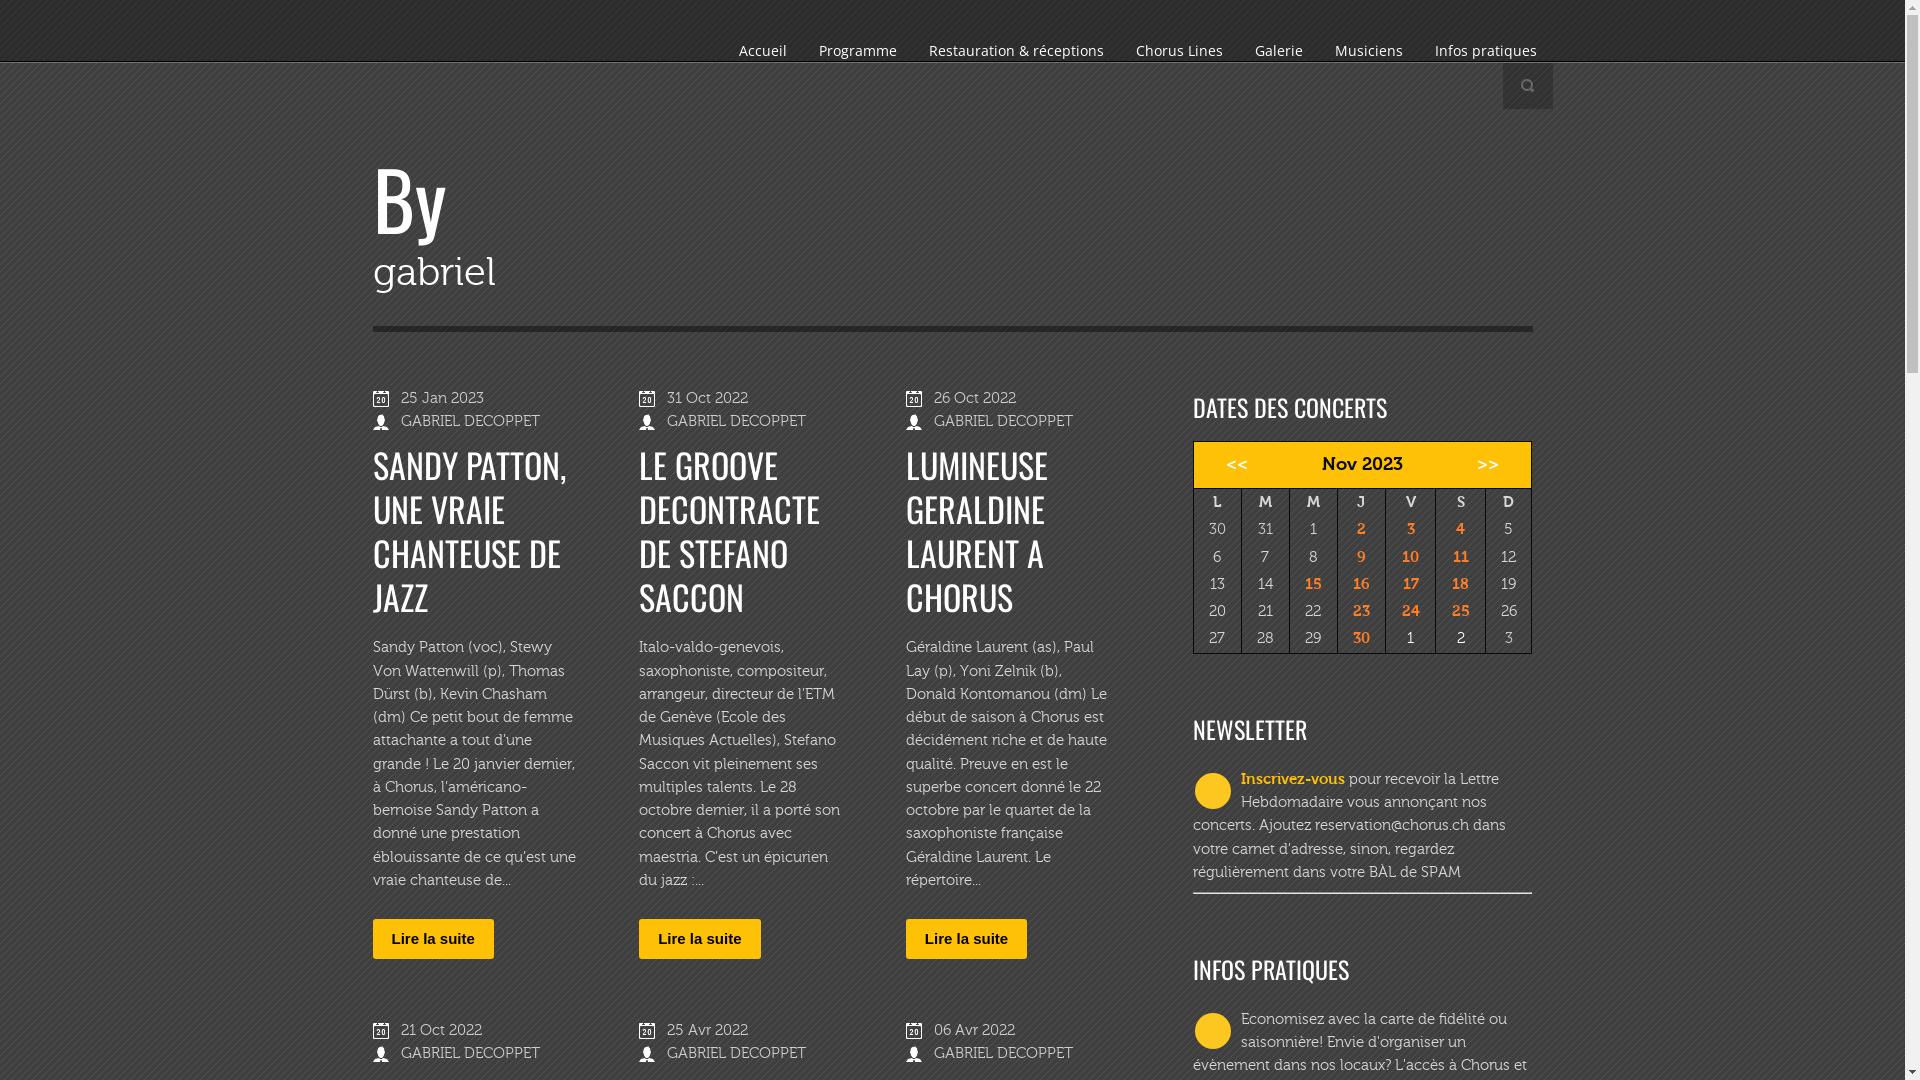  What do you see at coordinates (1118, 49) in the screenshot?
I see `'Chorus Lines'` at bounding box center [1118, 49].